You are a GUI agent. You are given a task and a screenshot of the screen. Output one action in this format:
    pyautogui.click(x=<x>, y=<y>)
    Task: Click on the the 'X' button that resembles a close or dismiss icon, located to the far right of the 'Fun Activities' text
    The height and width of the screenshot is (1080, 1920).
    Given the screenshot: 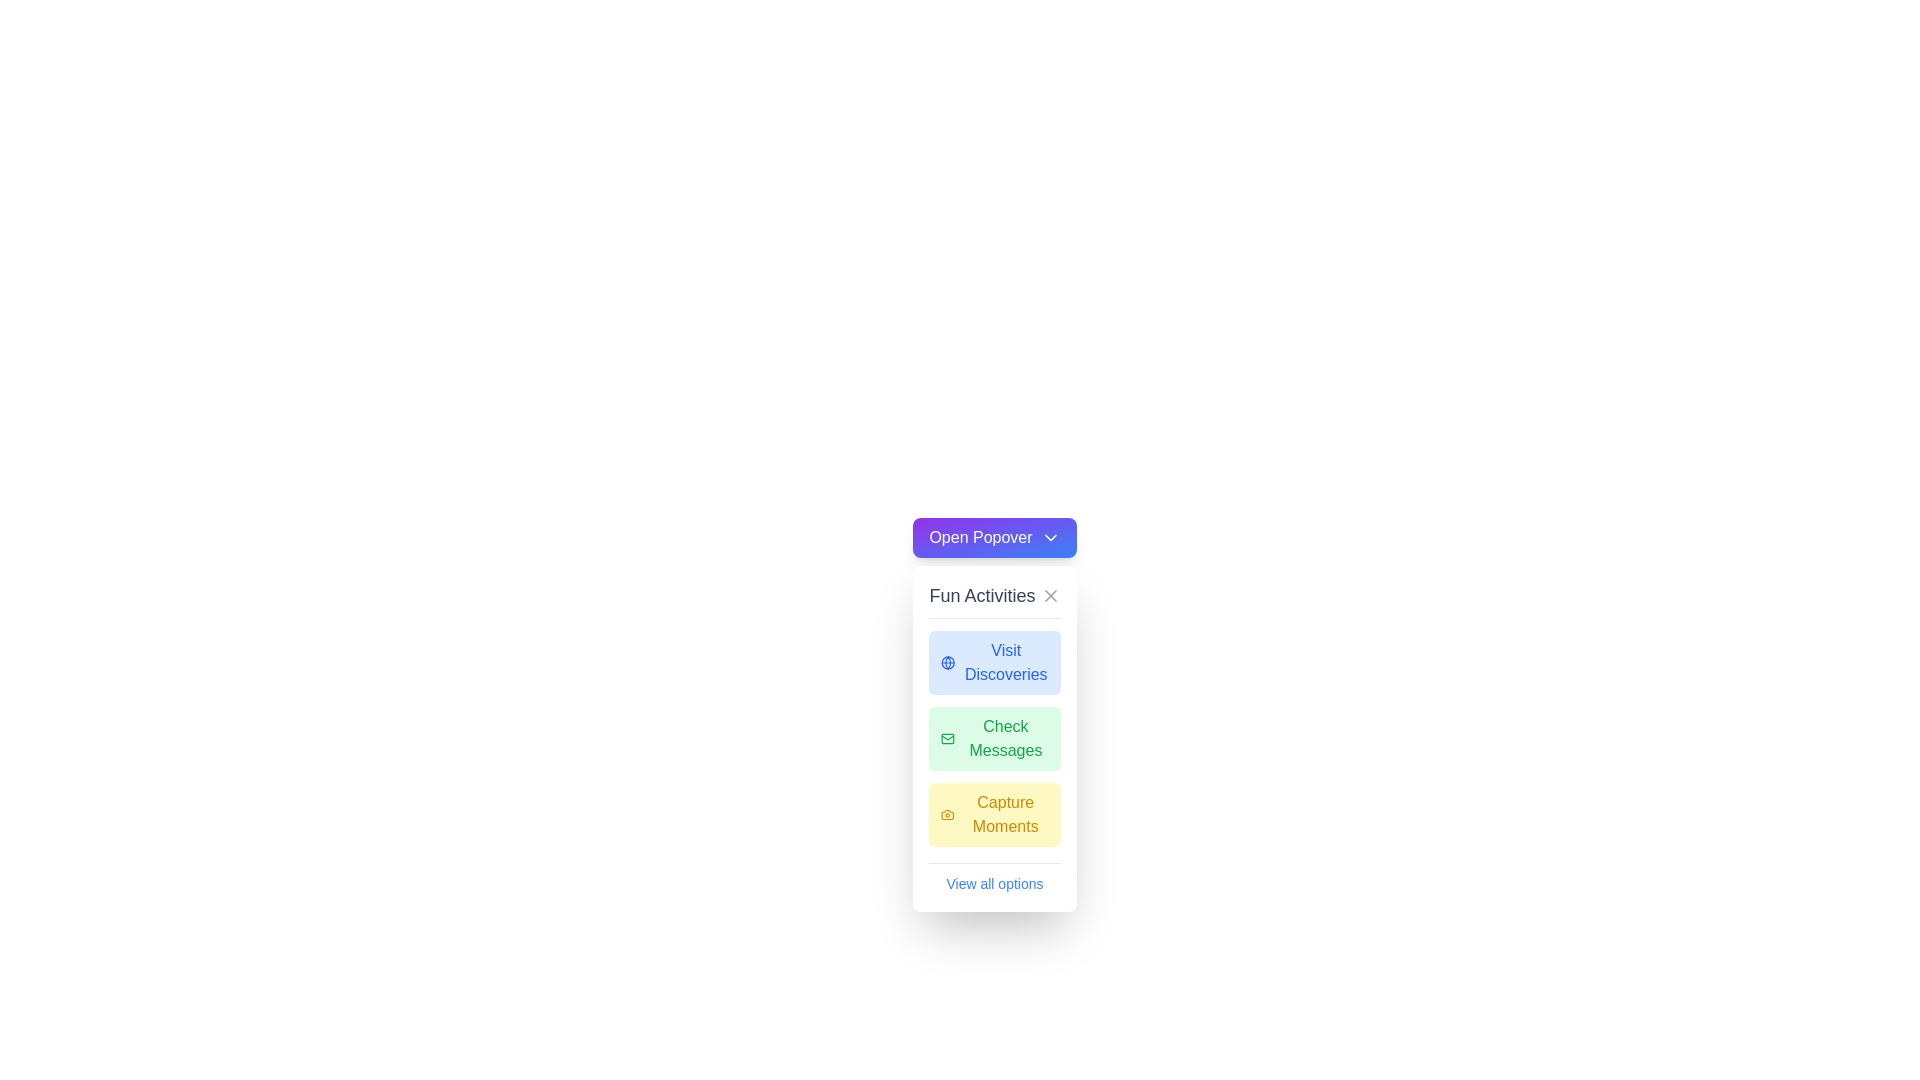 What is the action you would take?
    pyautogui.click(x=1049, y=595)
    